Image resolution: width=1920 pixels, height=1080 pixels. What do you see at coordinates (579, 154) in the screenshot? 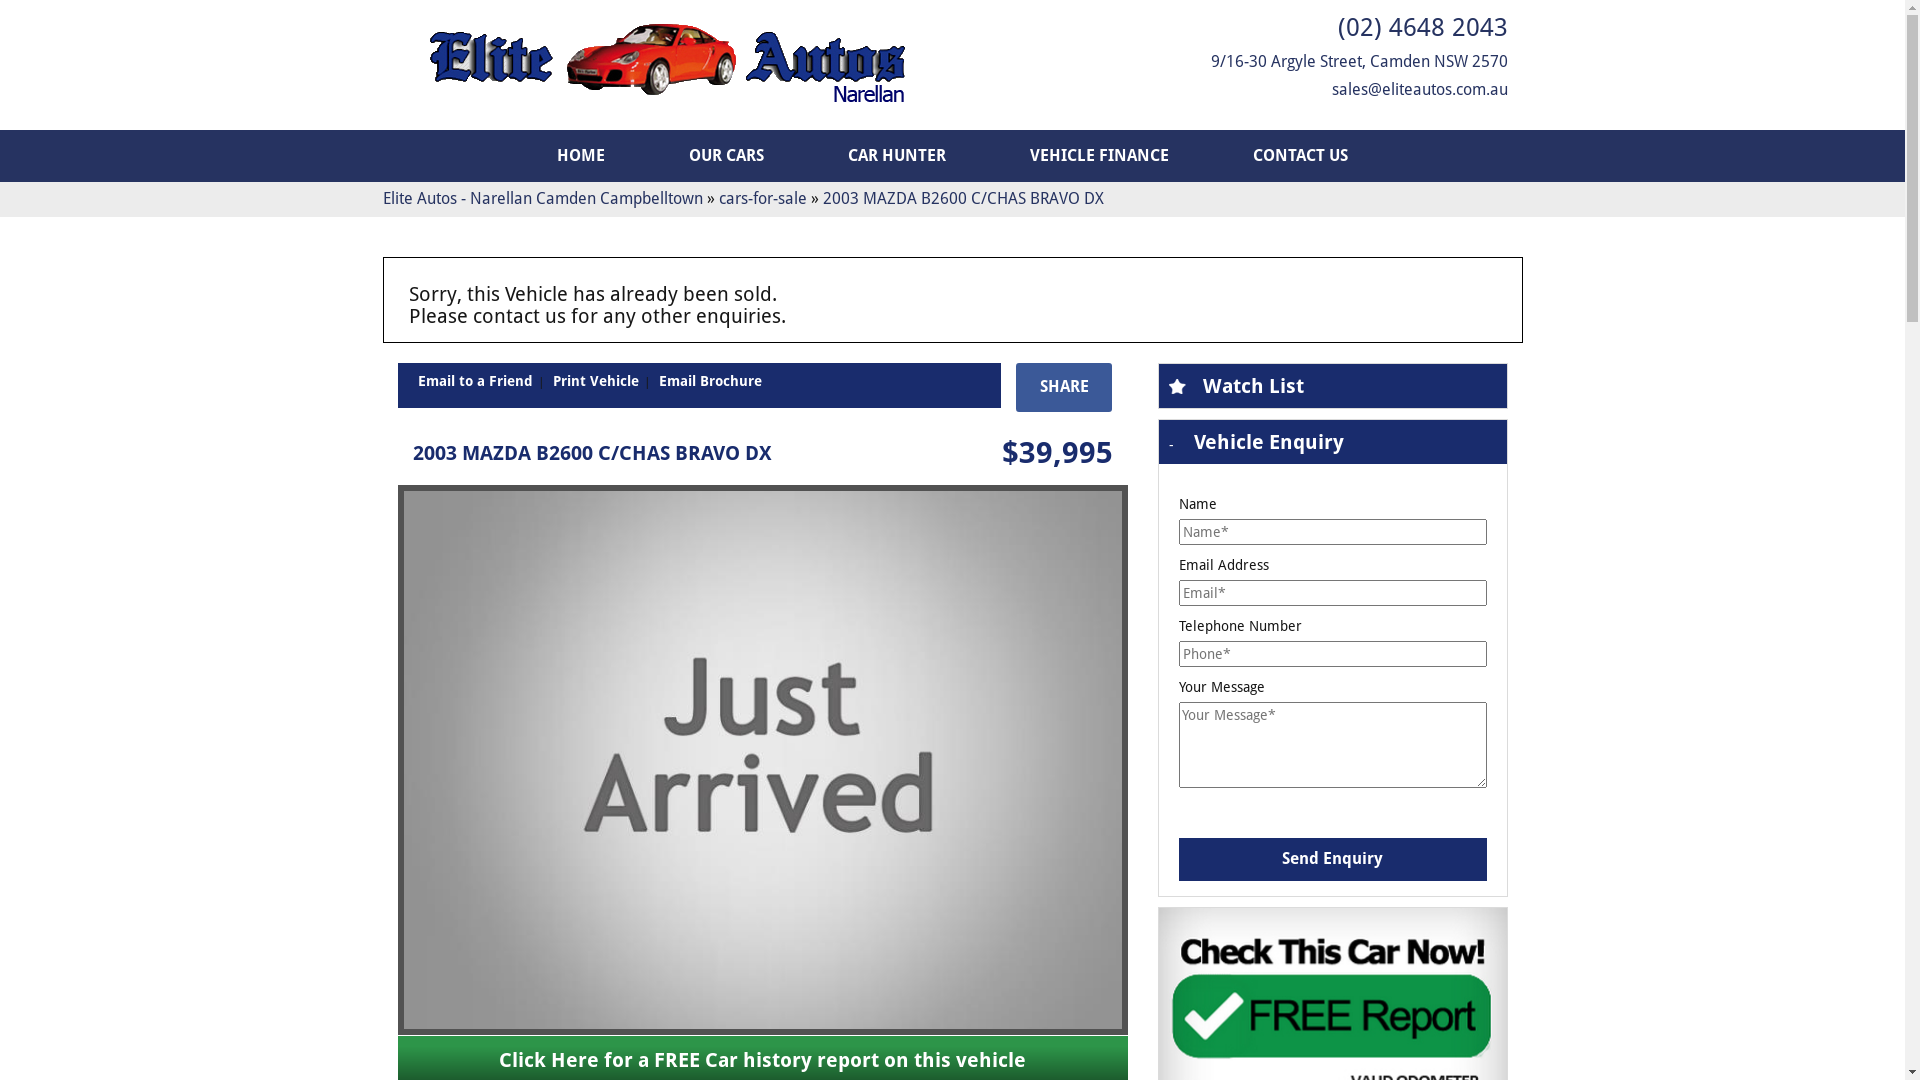
I see `'HOME'` at bounding box center [579, 154].